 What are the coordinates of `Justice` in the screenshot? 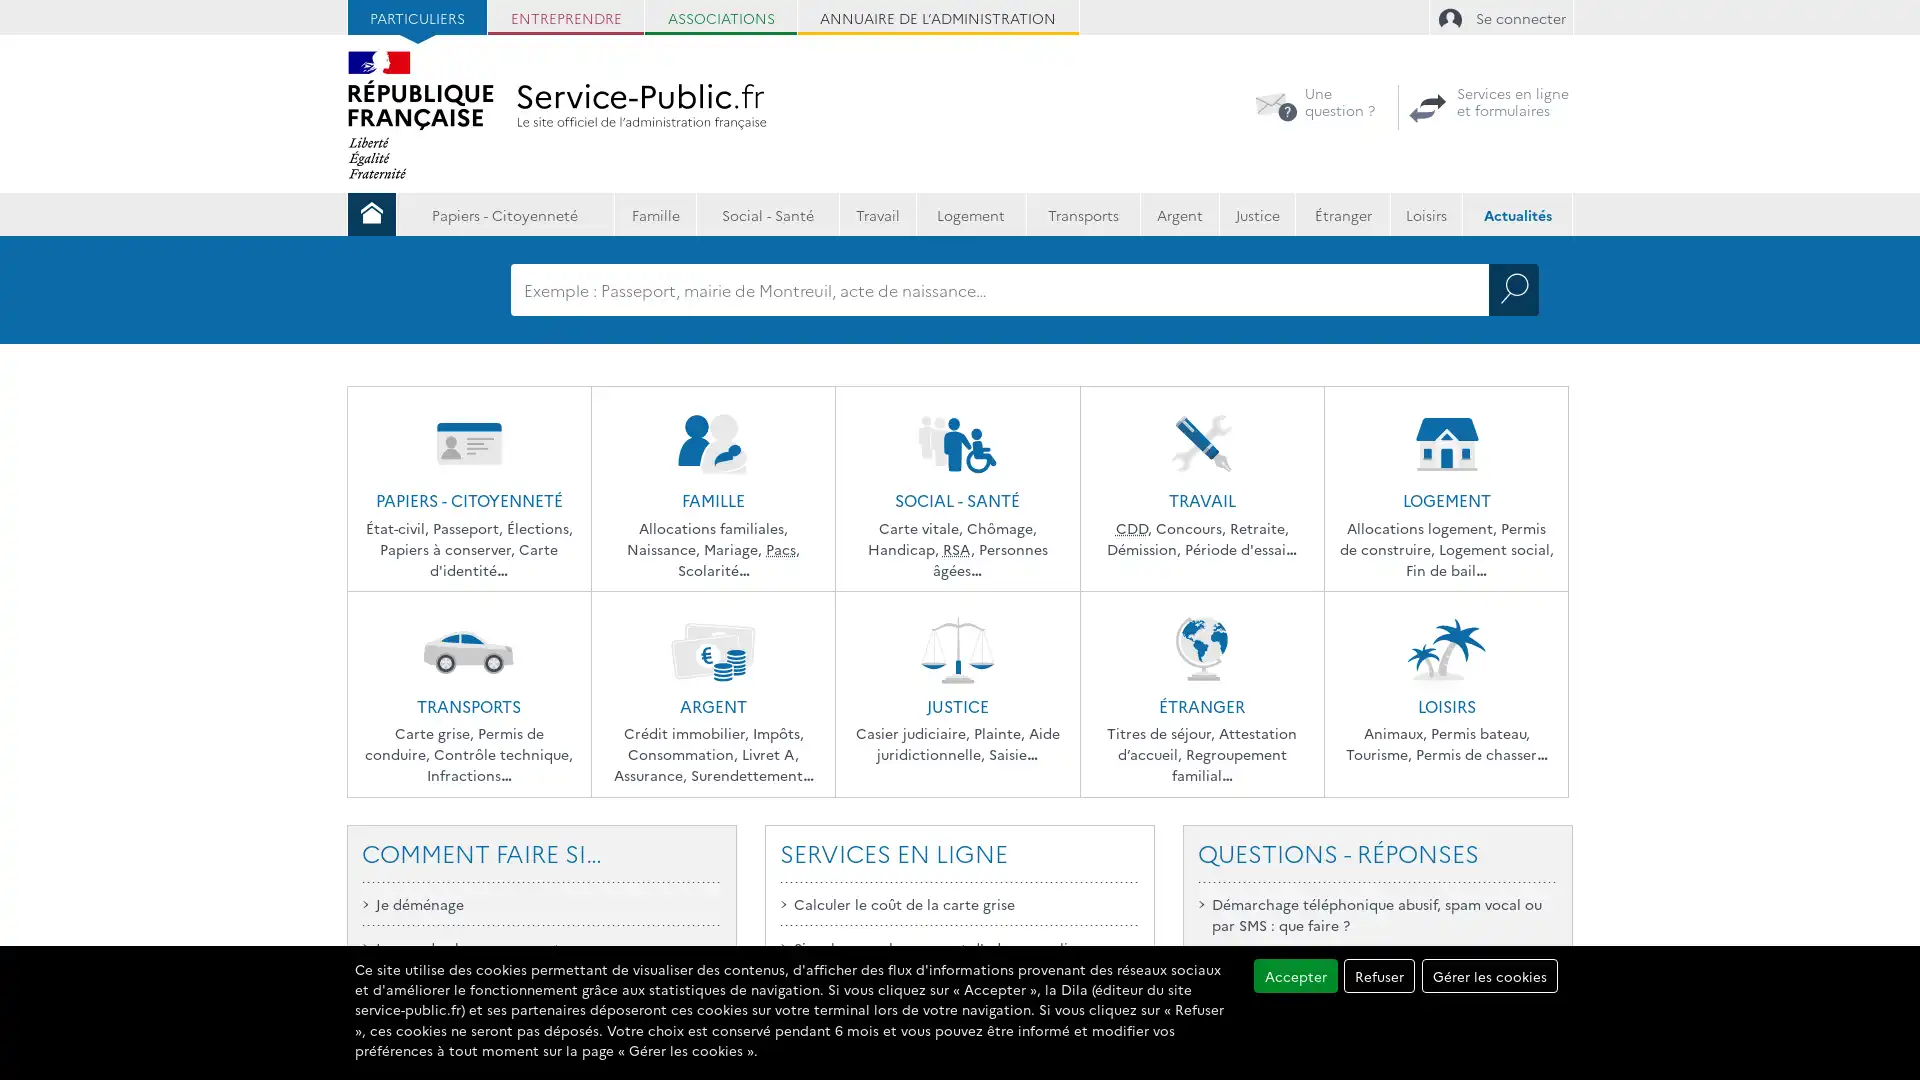 It's located at (1256, 213).